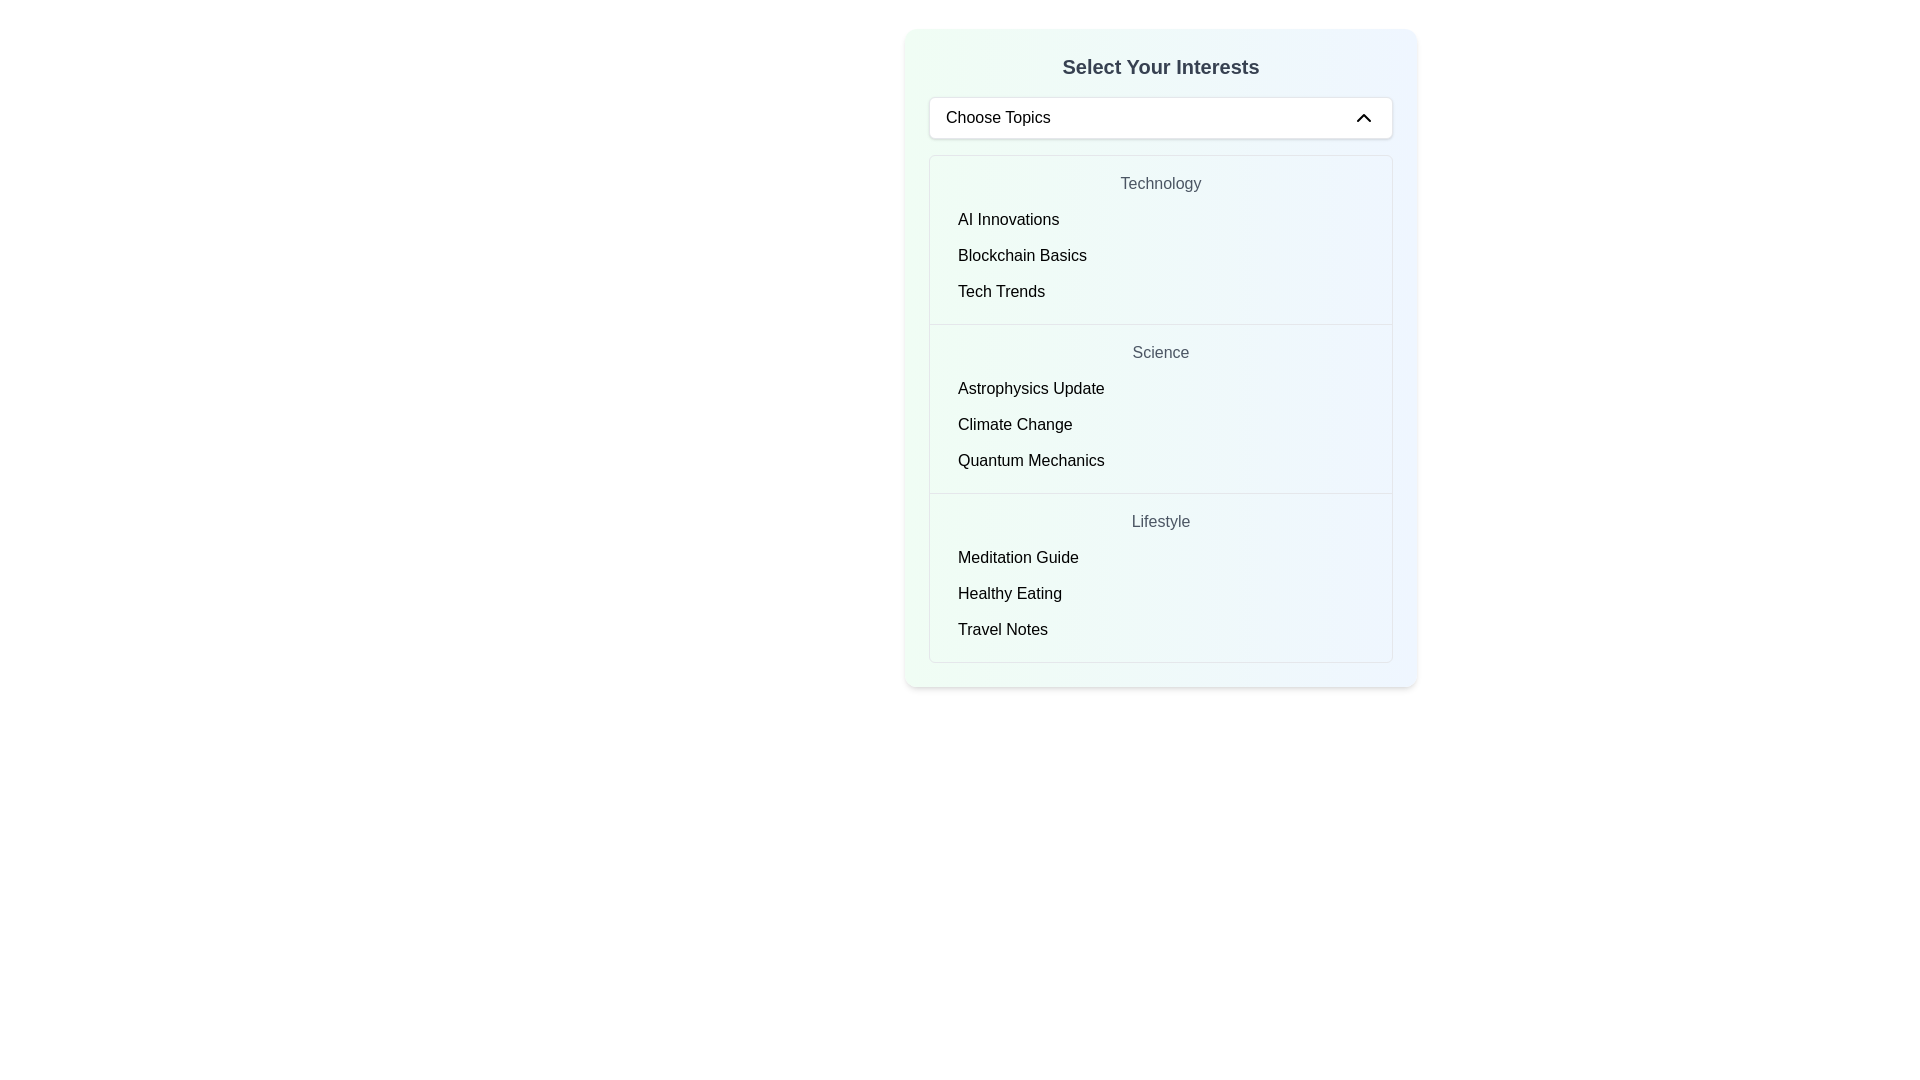 The height and width of the screenshot is (1080, 1920). I want to click on the 'Climate Change' text label located in the 'Science' category list, so click(1015, 423).